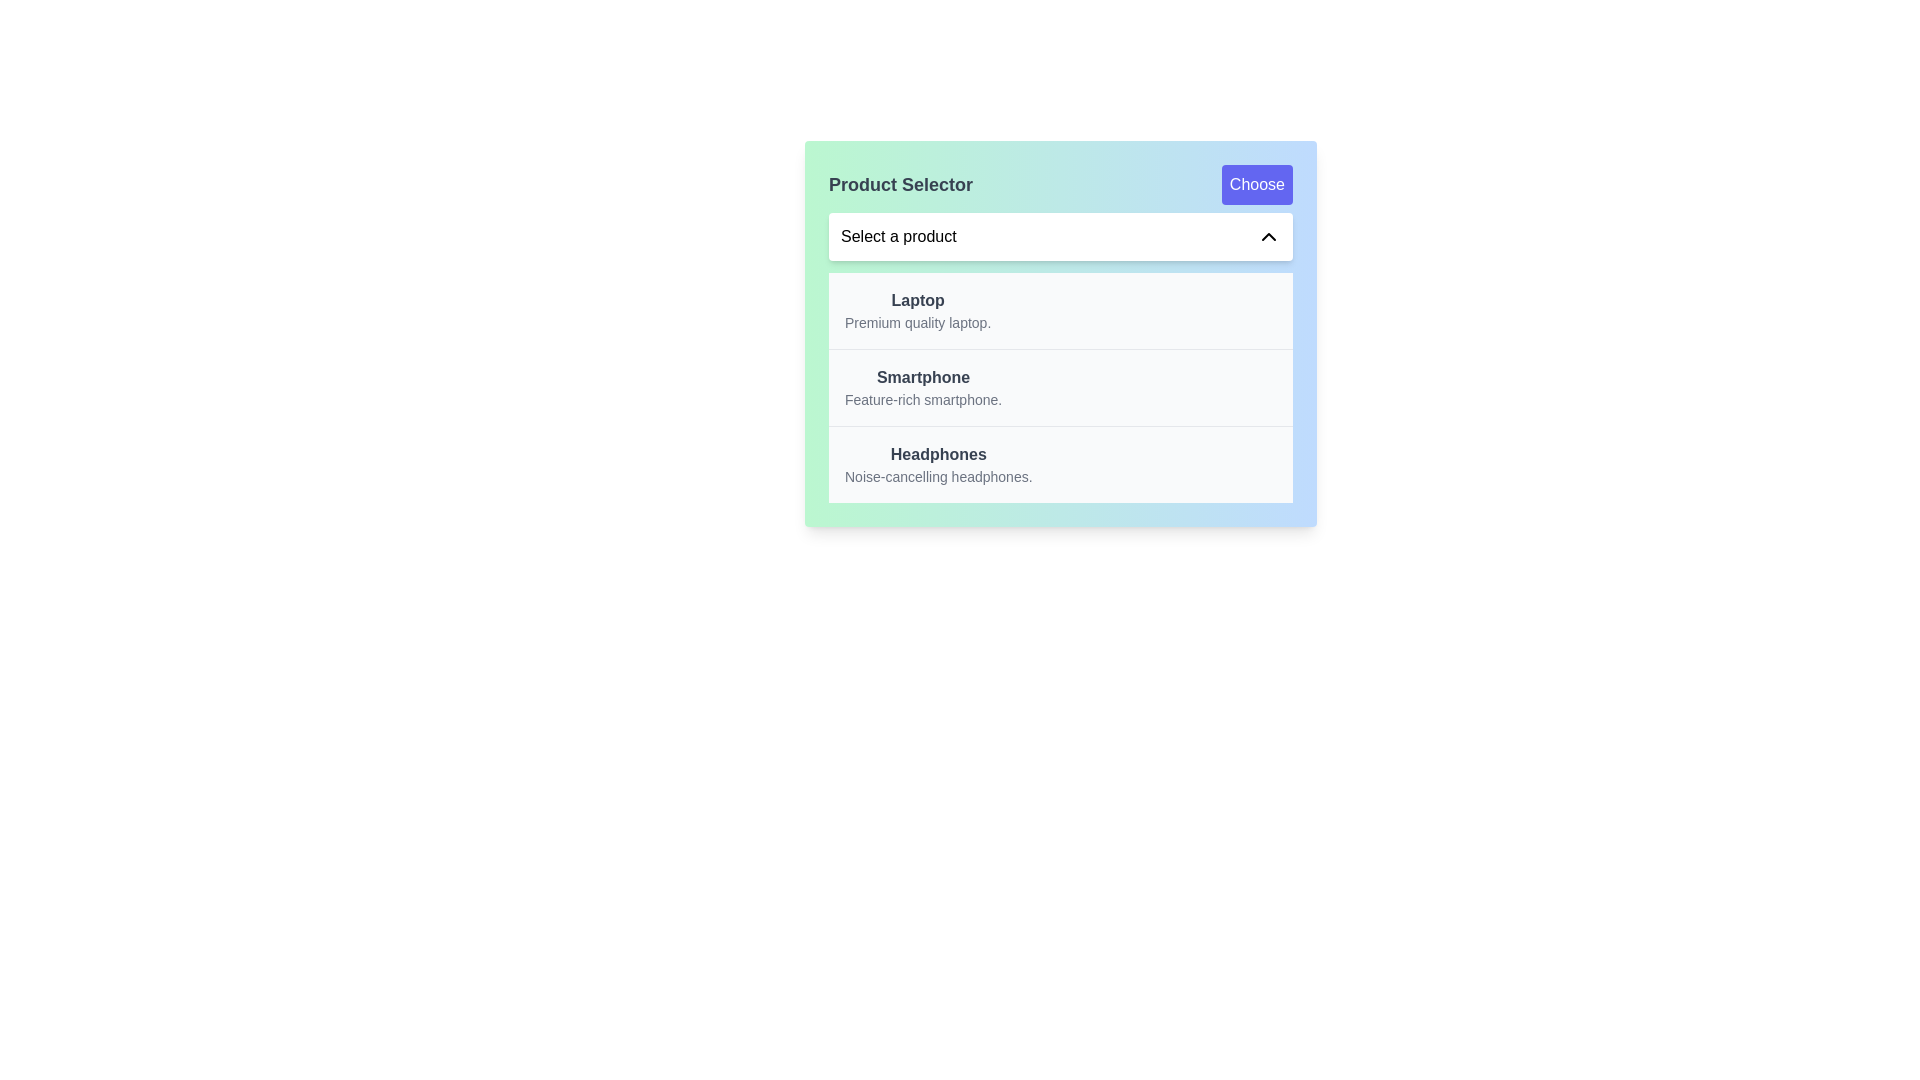 The image size is (1920, 1080). What do you see at coordinates (1059, 311) in the screenshot?
I see `the first selectable list item indicating a laptop product, located directly below the 'Select a product' dropdown menu` at bounding box center [1059, 311].